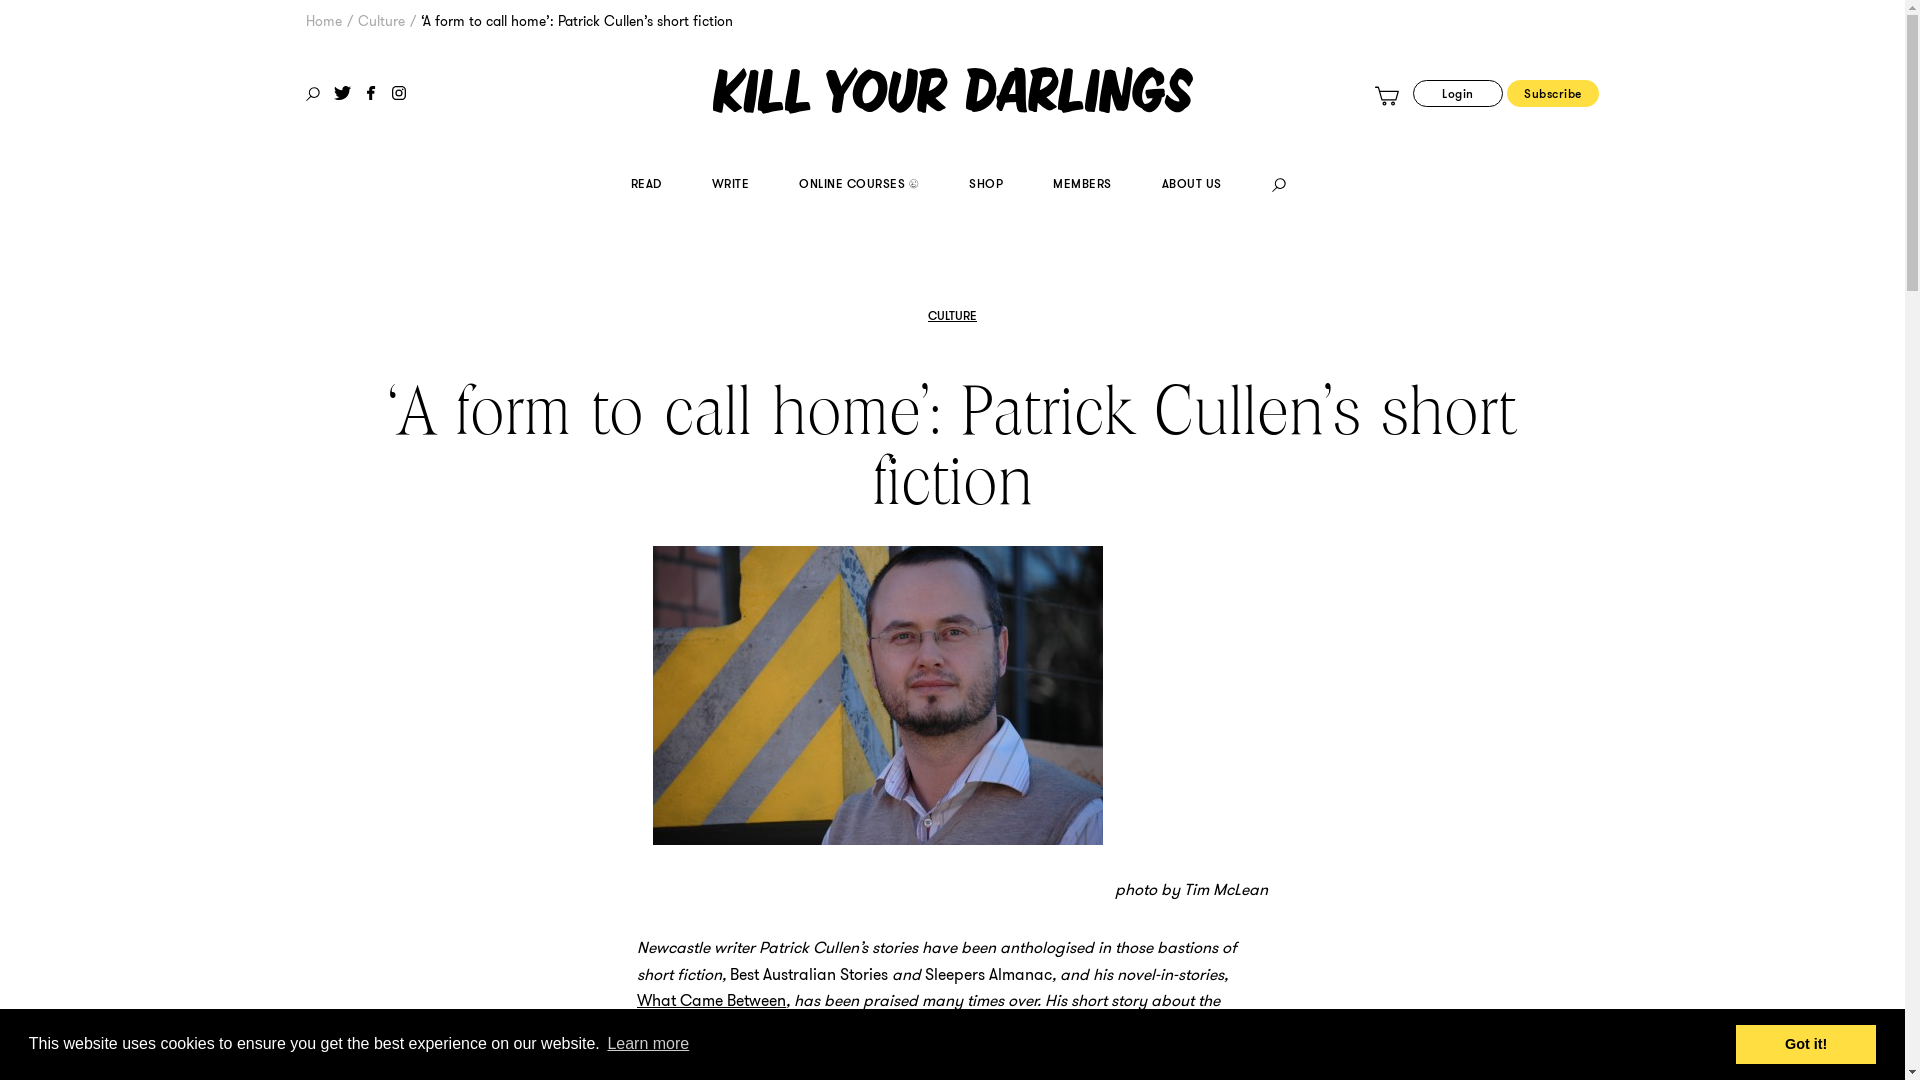 The image size is (1920, 1080). I want to click on 'Twitter', so click(334, 92).